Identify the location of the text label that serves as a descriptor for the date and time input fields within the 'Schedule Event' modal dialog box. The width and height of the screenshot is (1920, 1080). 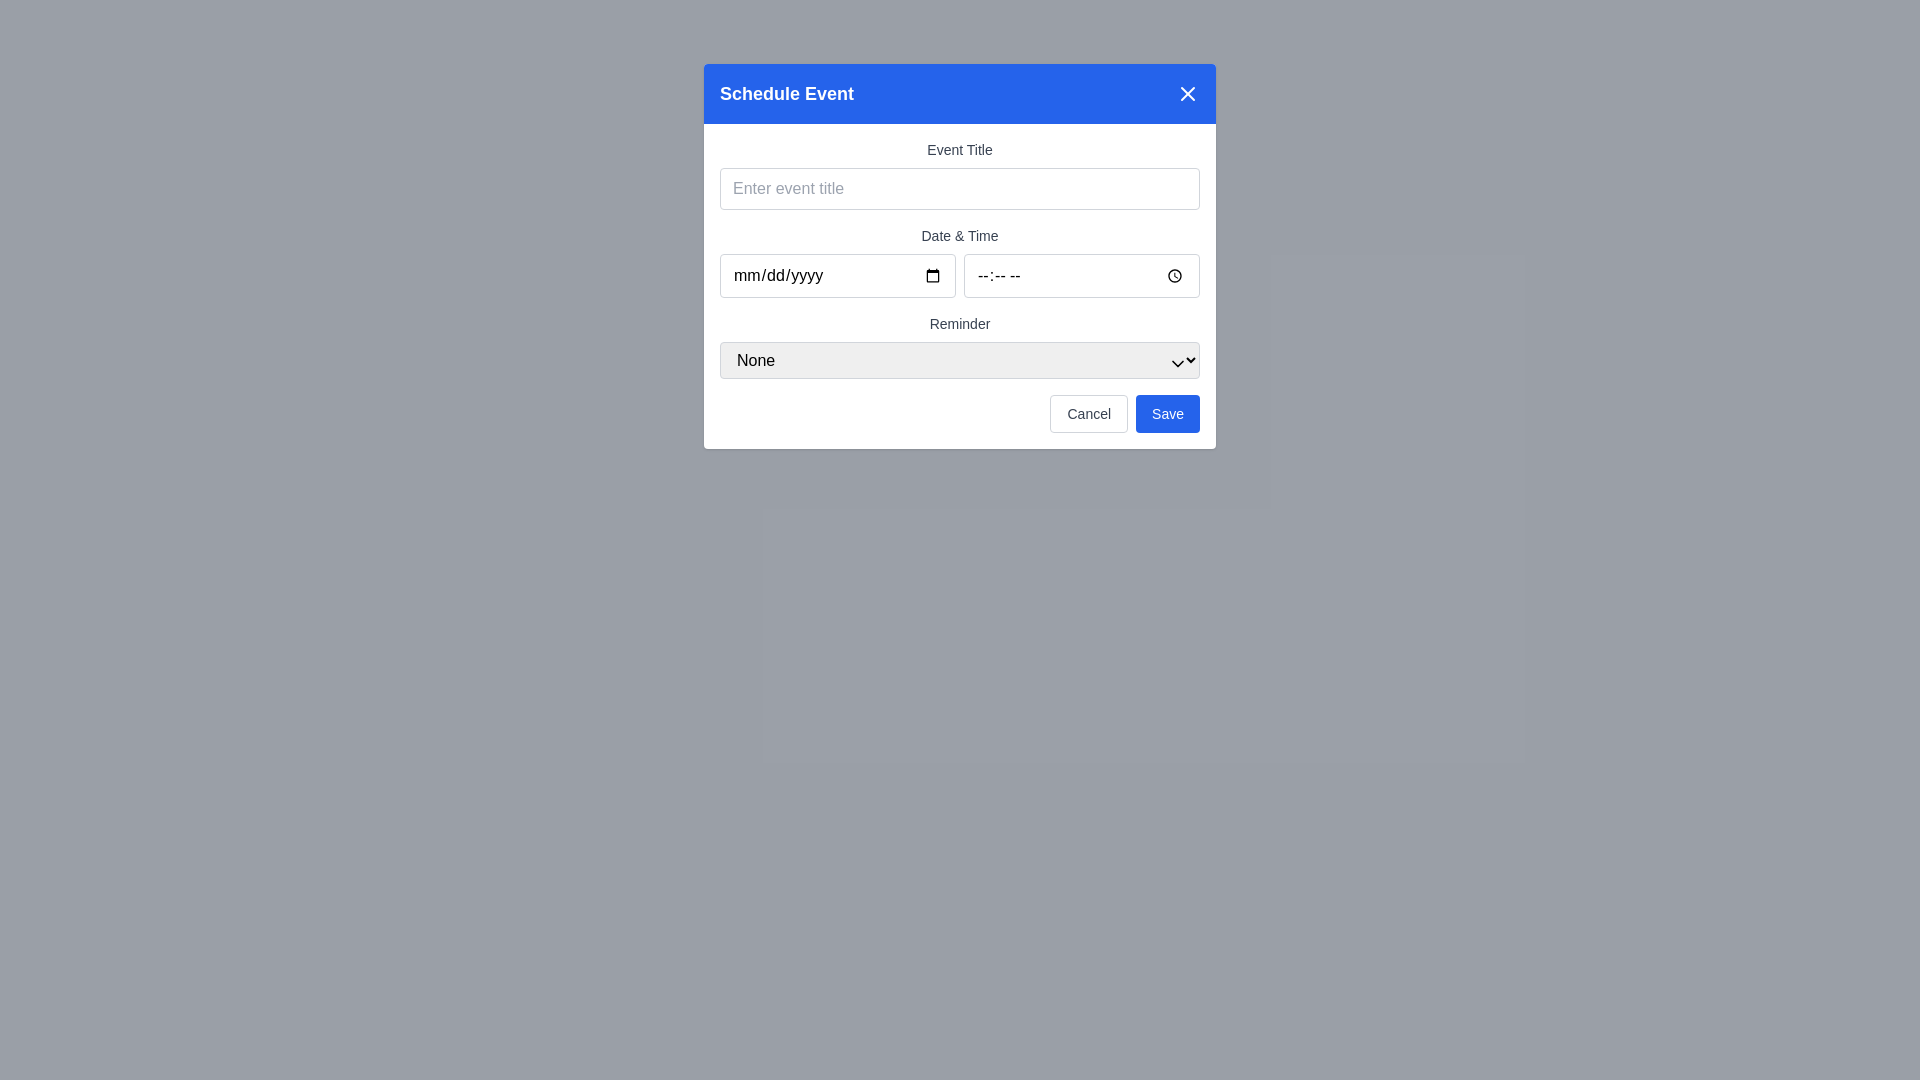
(960, 234).